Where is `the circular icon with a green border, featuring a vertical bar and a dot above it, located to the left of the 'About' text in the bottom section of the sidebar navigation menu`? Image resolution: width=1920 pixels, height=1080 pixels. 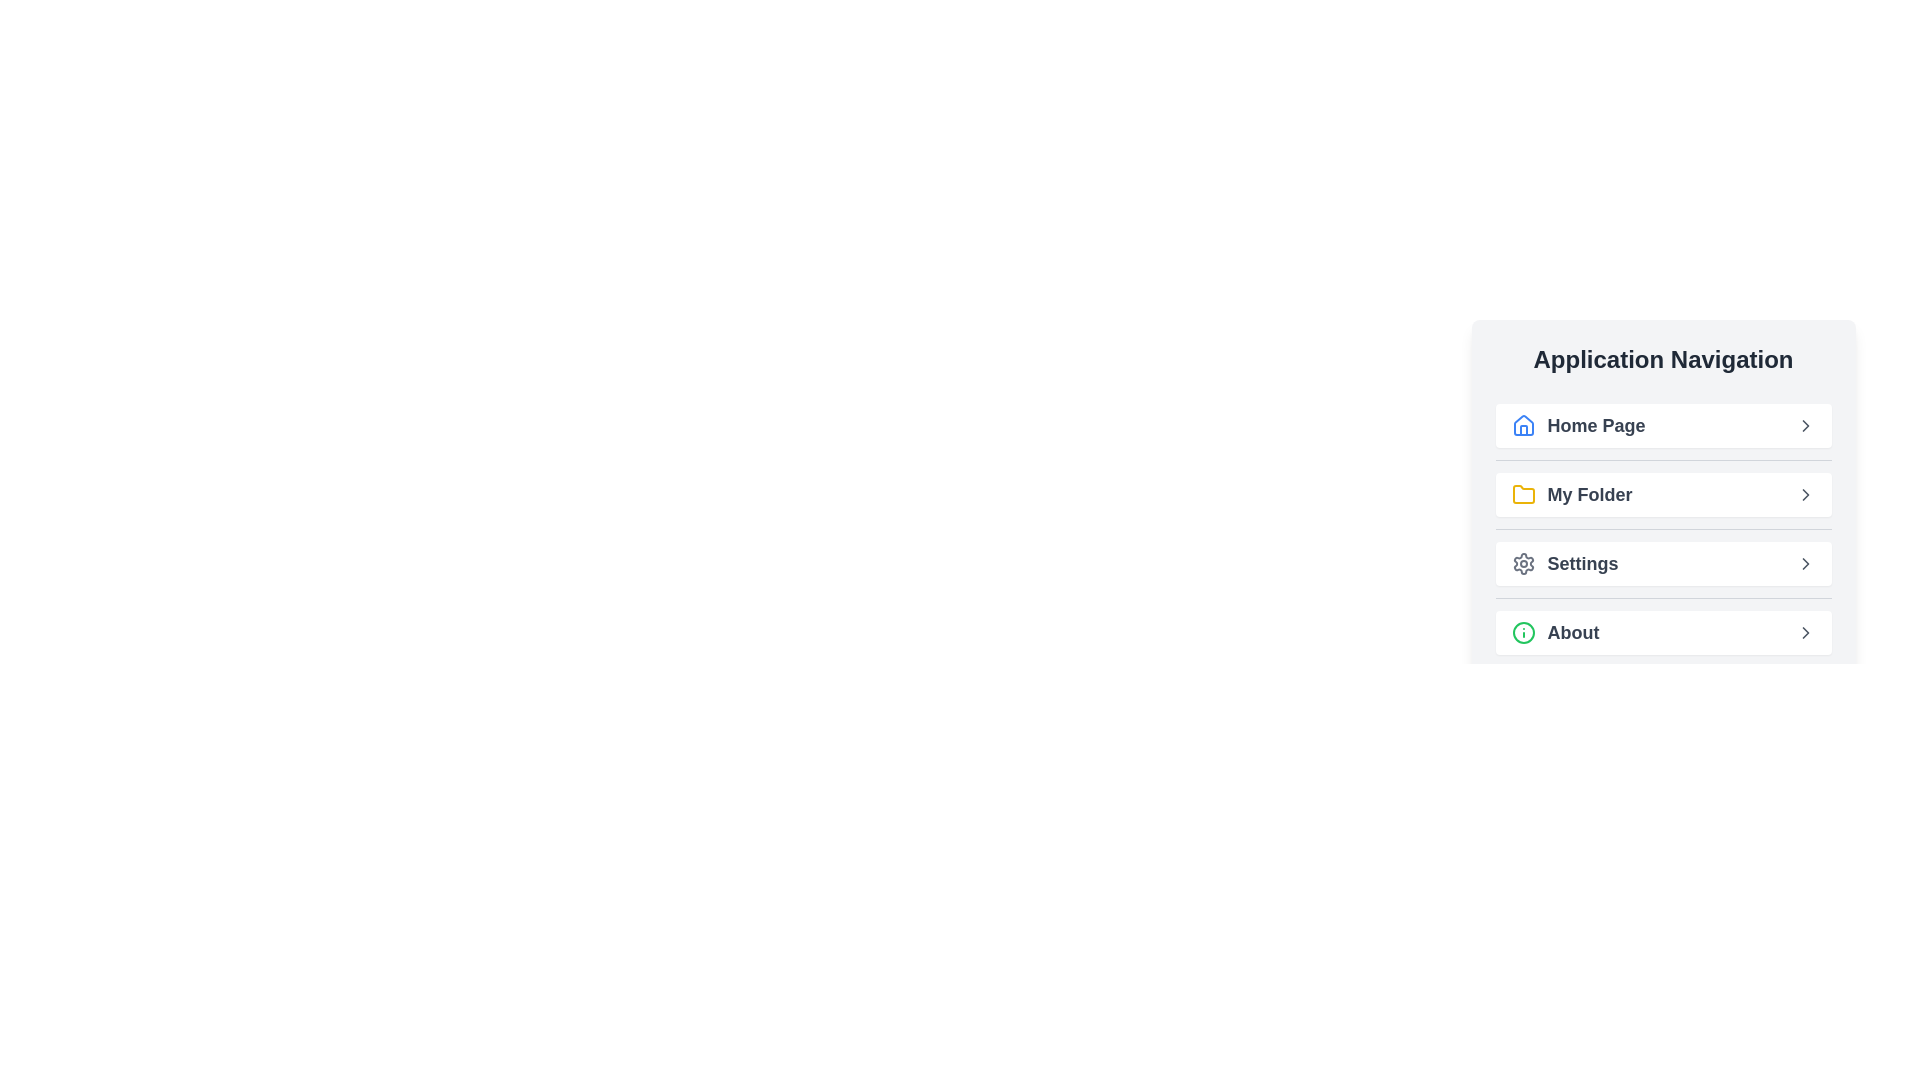 the circular icon with a green border, featuring a vertical bar and a dot above it, located to the left of the 'About' text in the bottom section of the sidebar navigation menu is located at coordinates (1522, 632).